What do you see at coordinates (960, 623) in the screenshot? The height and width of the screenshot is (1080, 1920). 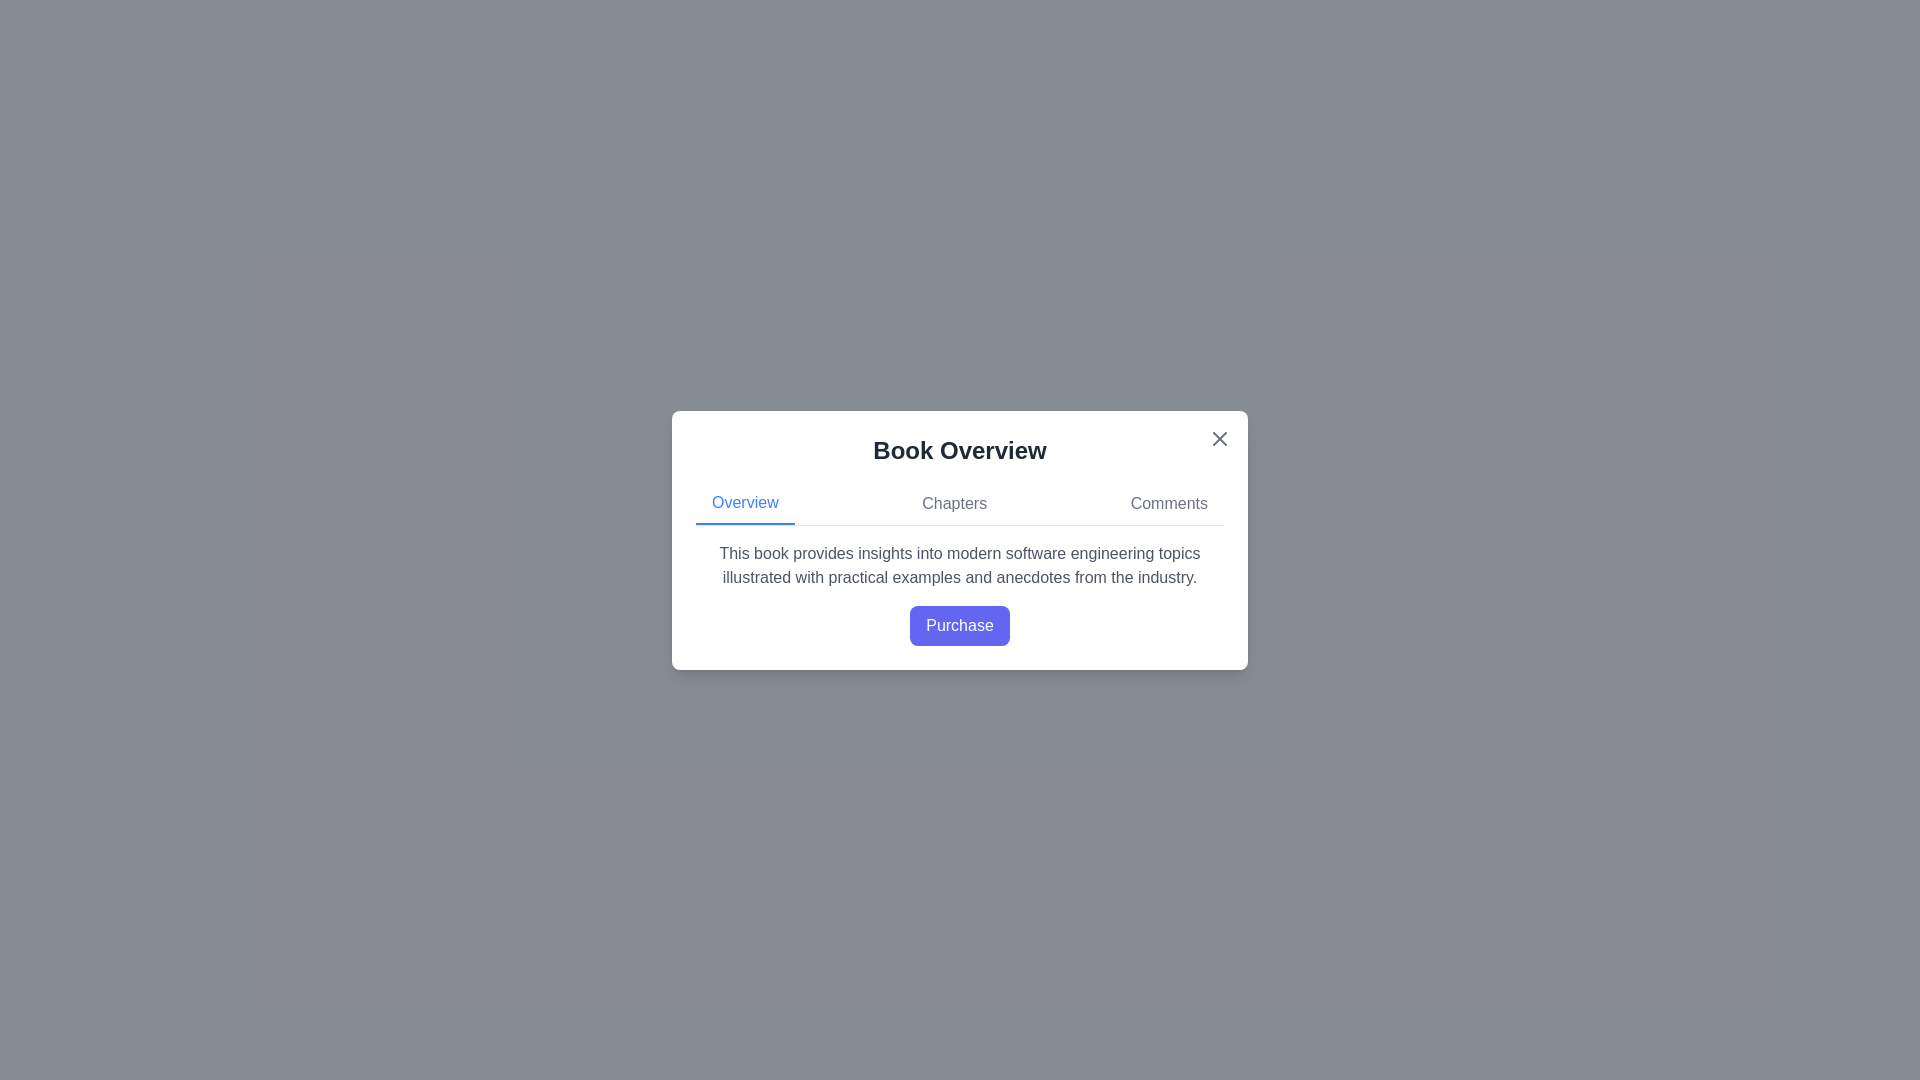 I see `the purchase button located at the bottom center of the dialog box to initiate the purchase process` at bounding box center [960, 623].